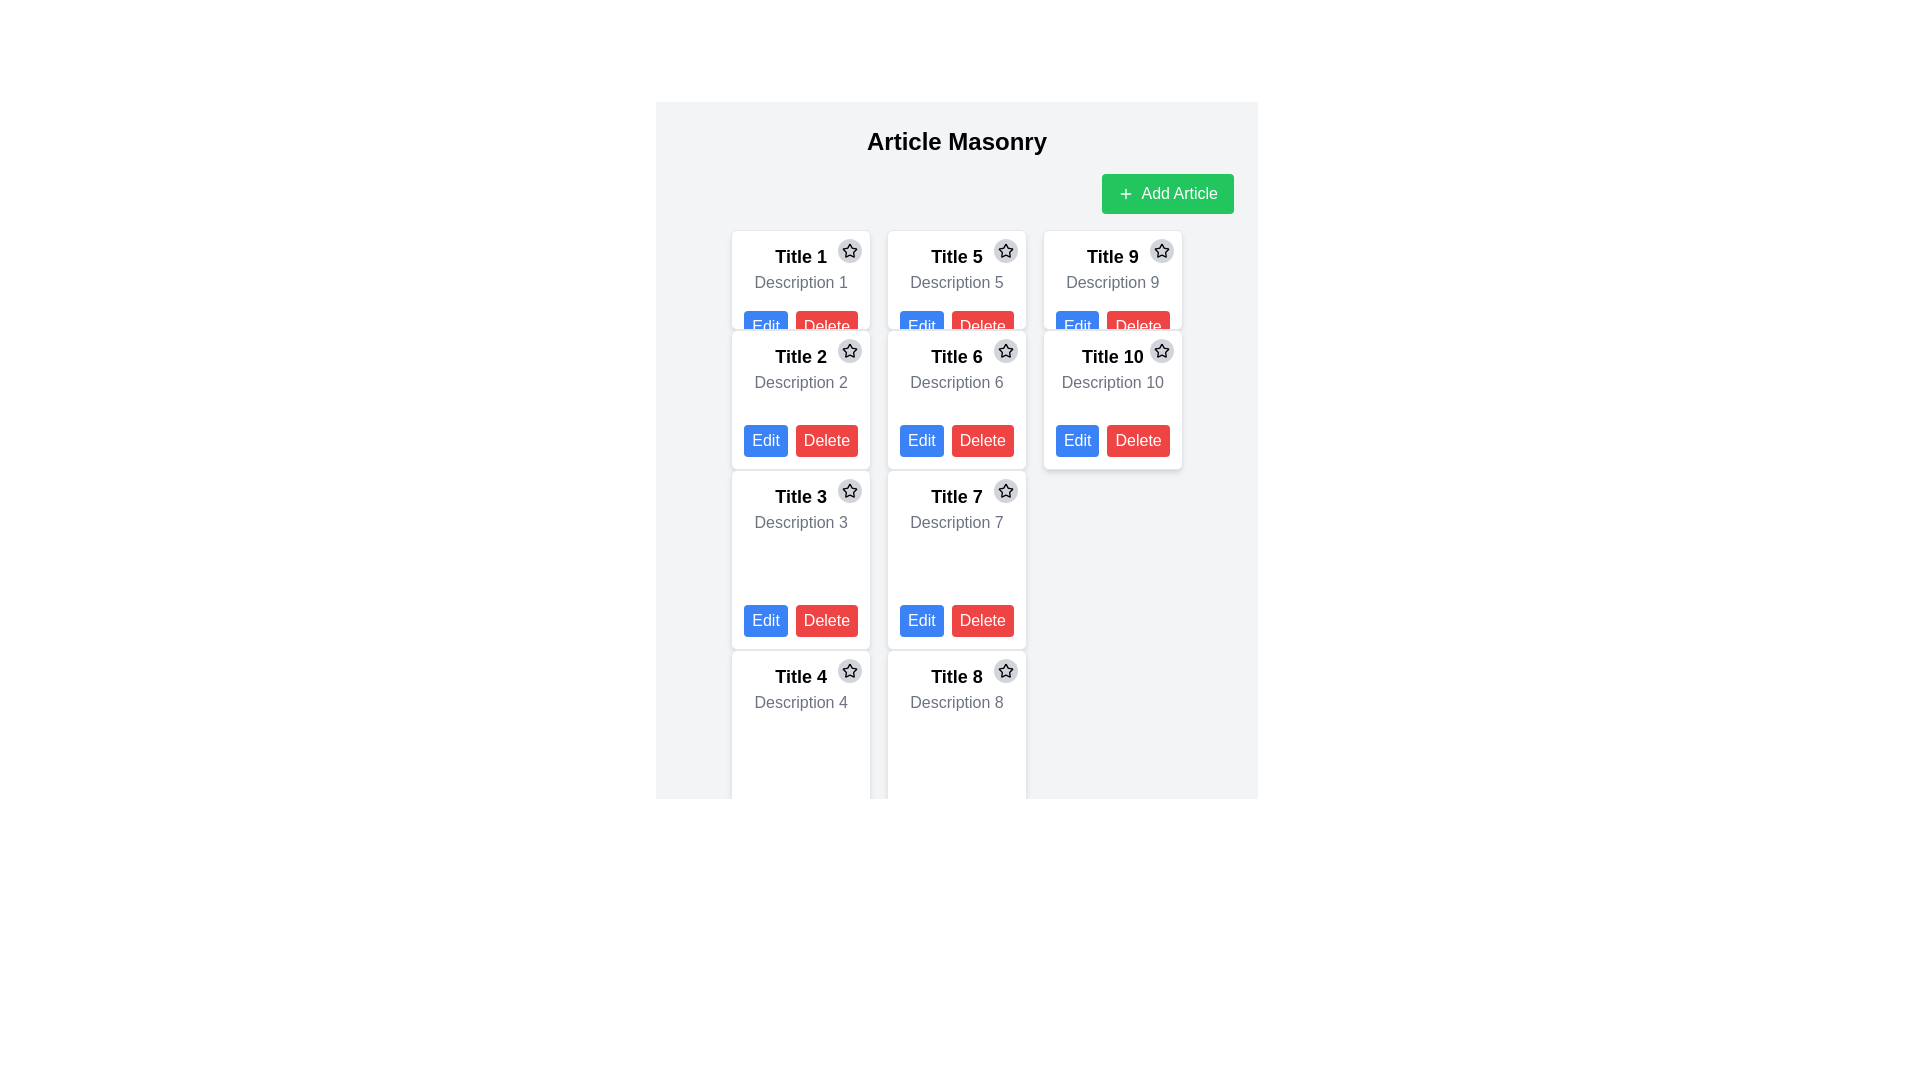 This screenshot has width=1920, height=1080. What do you see at coordinates (801, 282) in the screenshot?
I see `the text label displaying secondary information associated with 'Title 1', which is positioned beneath the title and above the 'Edit' and 'Delete' buttons in the first card of the grid` at bounding box center [801, 282].